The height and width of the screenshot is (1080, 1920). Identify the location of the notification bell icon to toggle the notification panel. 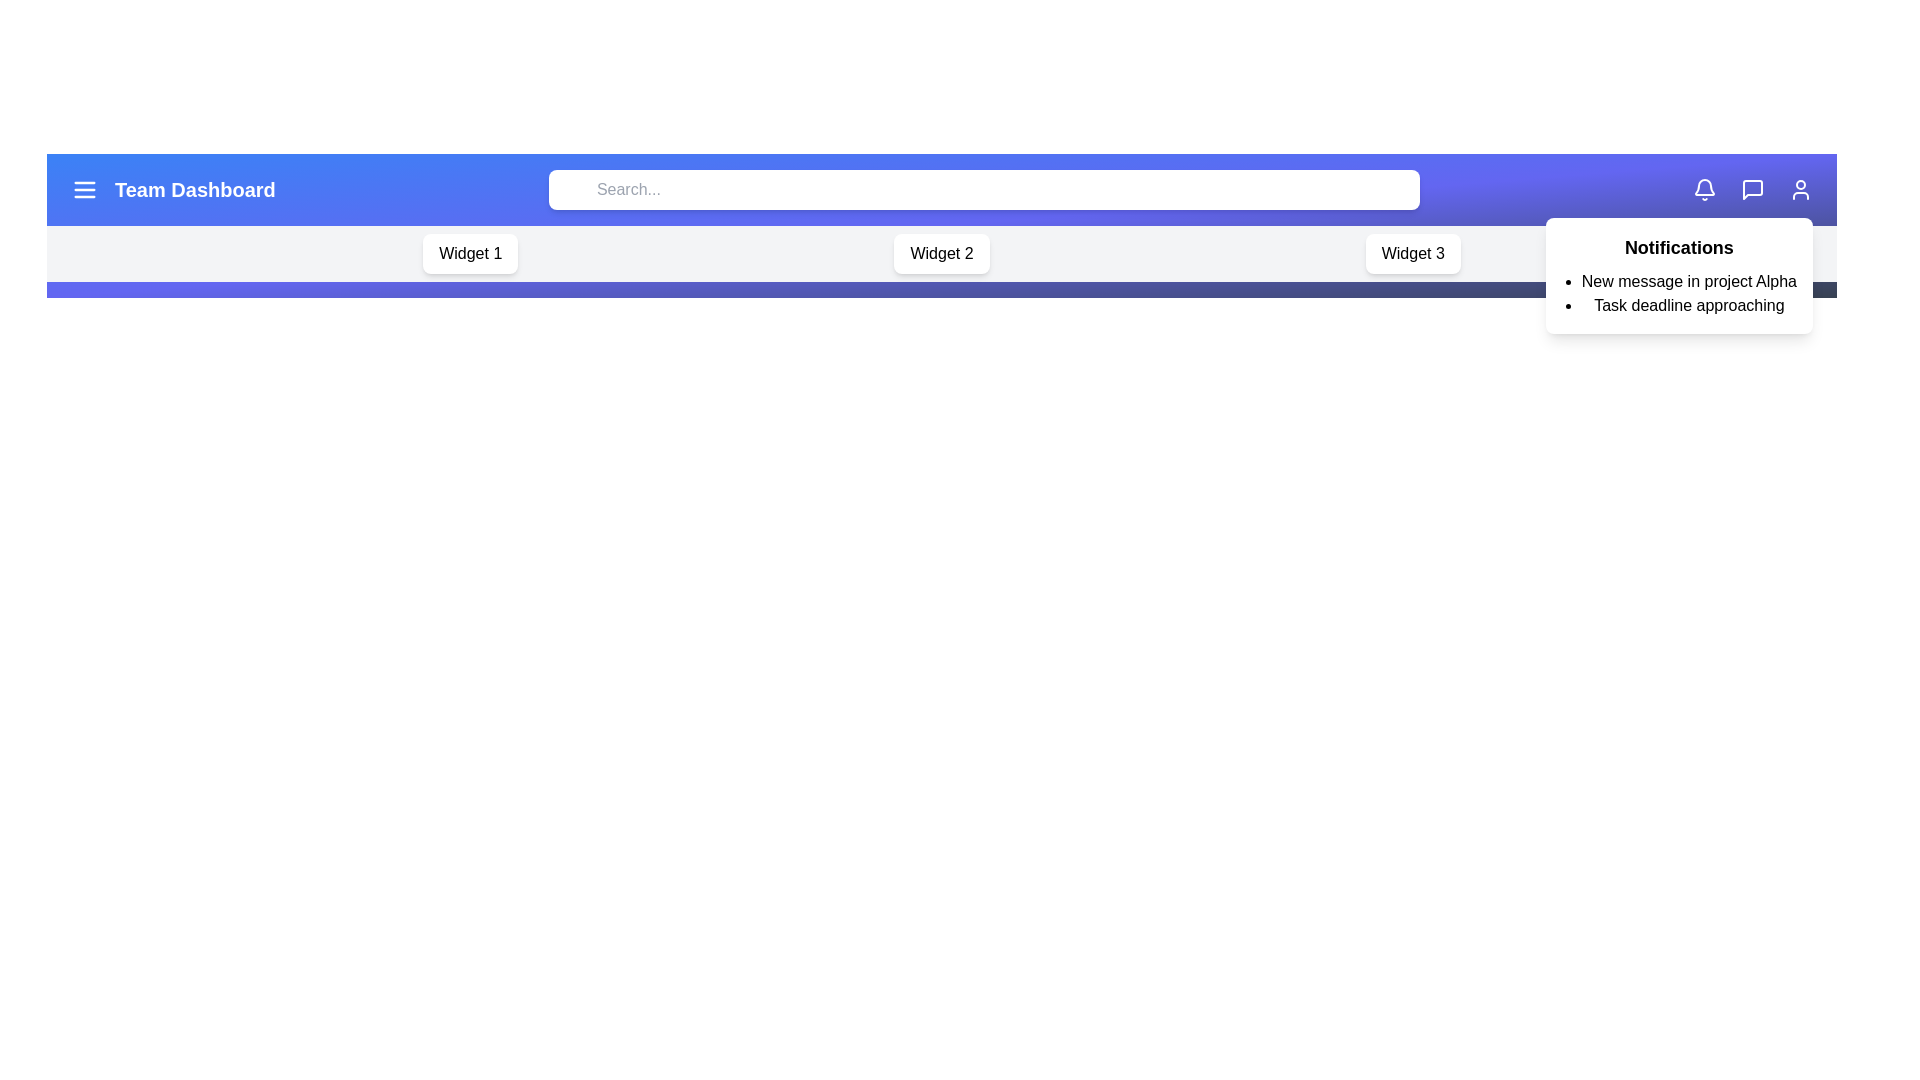
(1703, 189).